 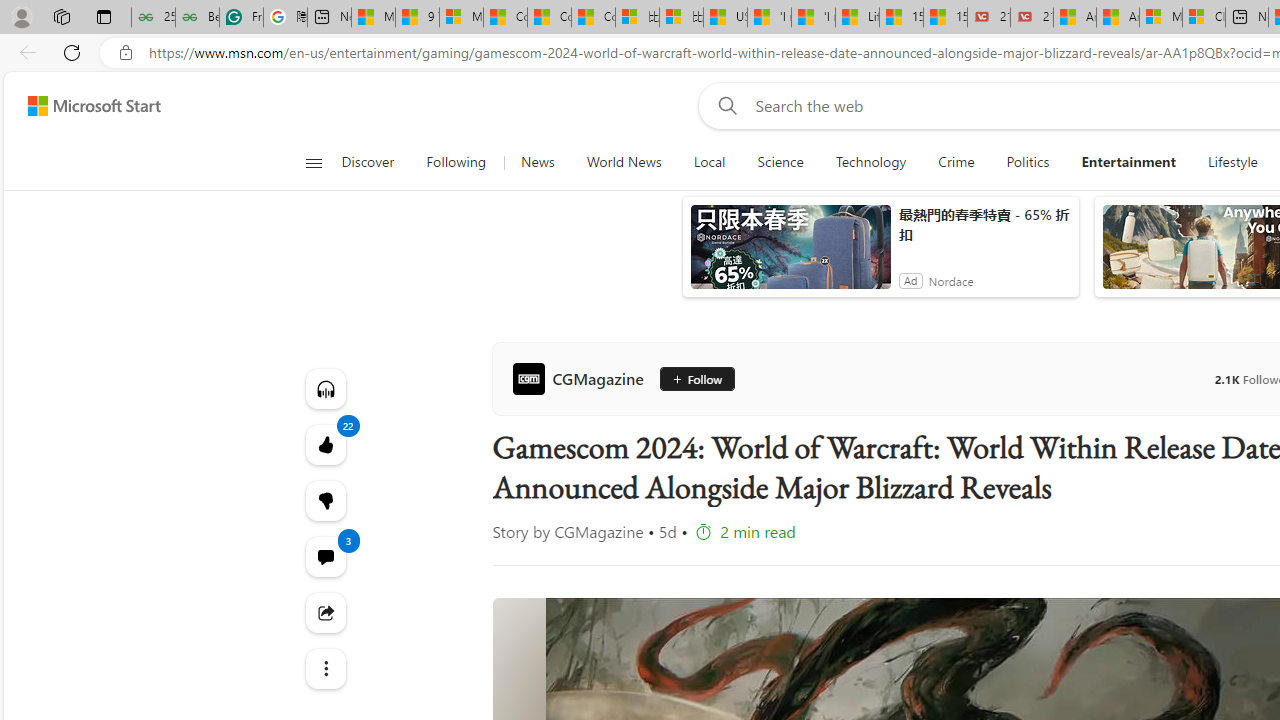 I want to click on 'Lifestyle - MSN', so click(x=857, y=17).